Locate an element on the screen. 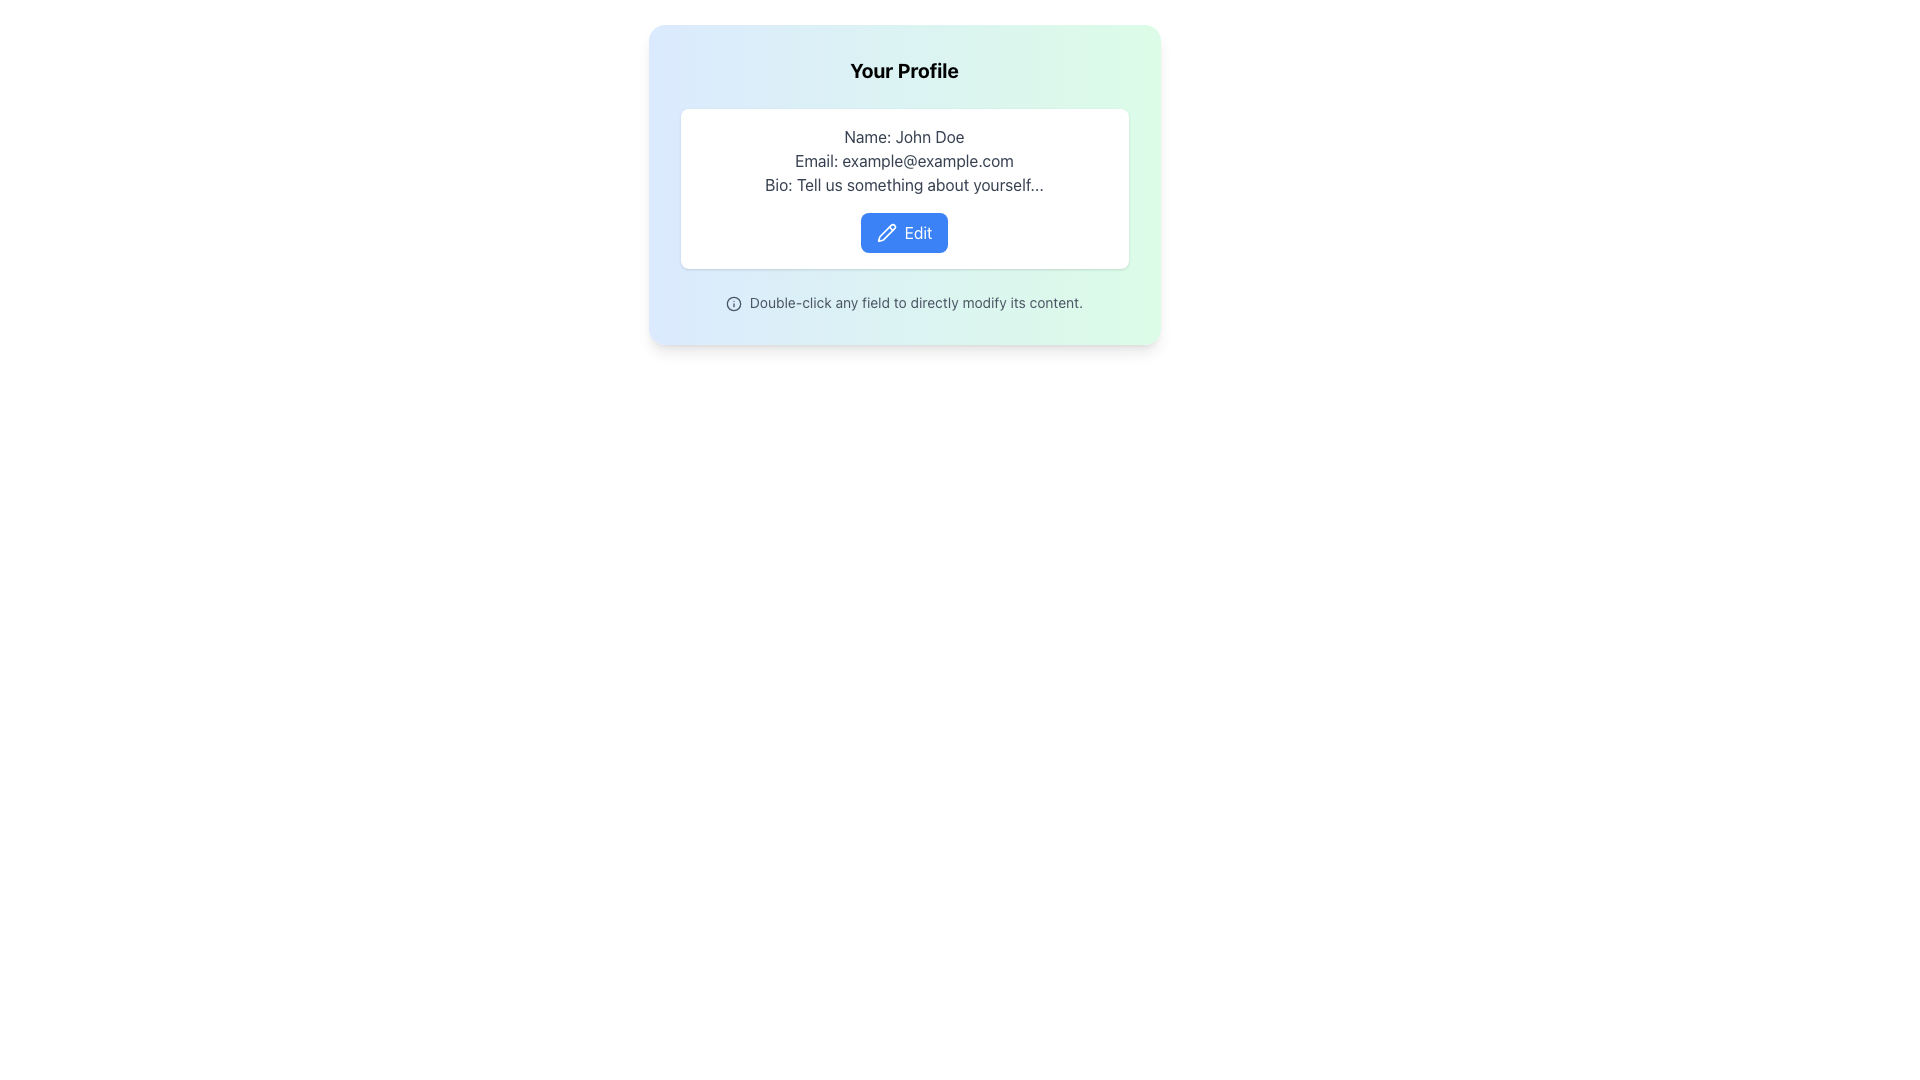 The image size is (1920, 1080). the button located at the bottom center of the user profile card is located at coordinates (903, 231).